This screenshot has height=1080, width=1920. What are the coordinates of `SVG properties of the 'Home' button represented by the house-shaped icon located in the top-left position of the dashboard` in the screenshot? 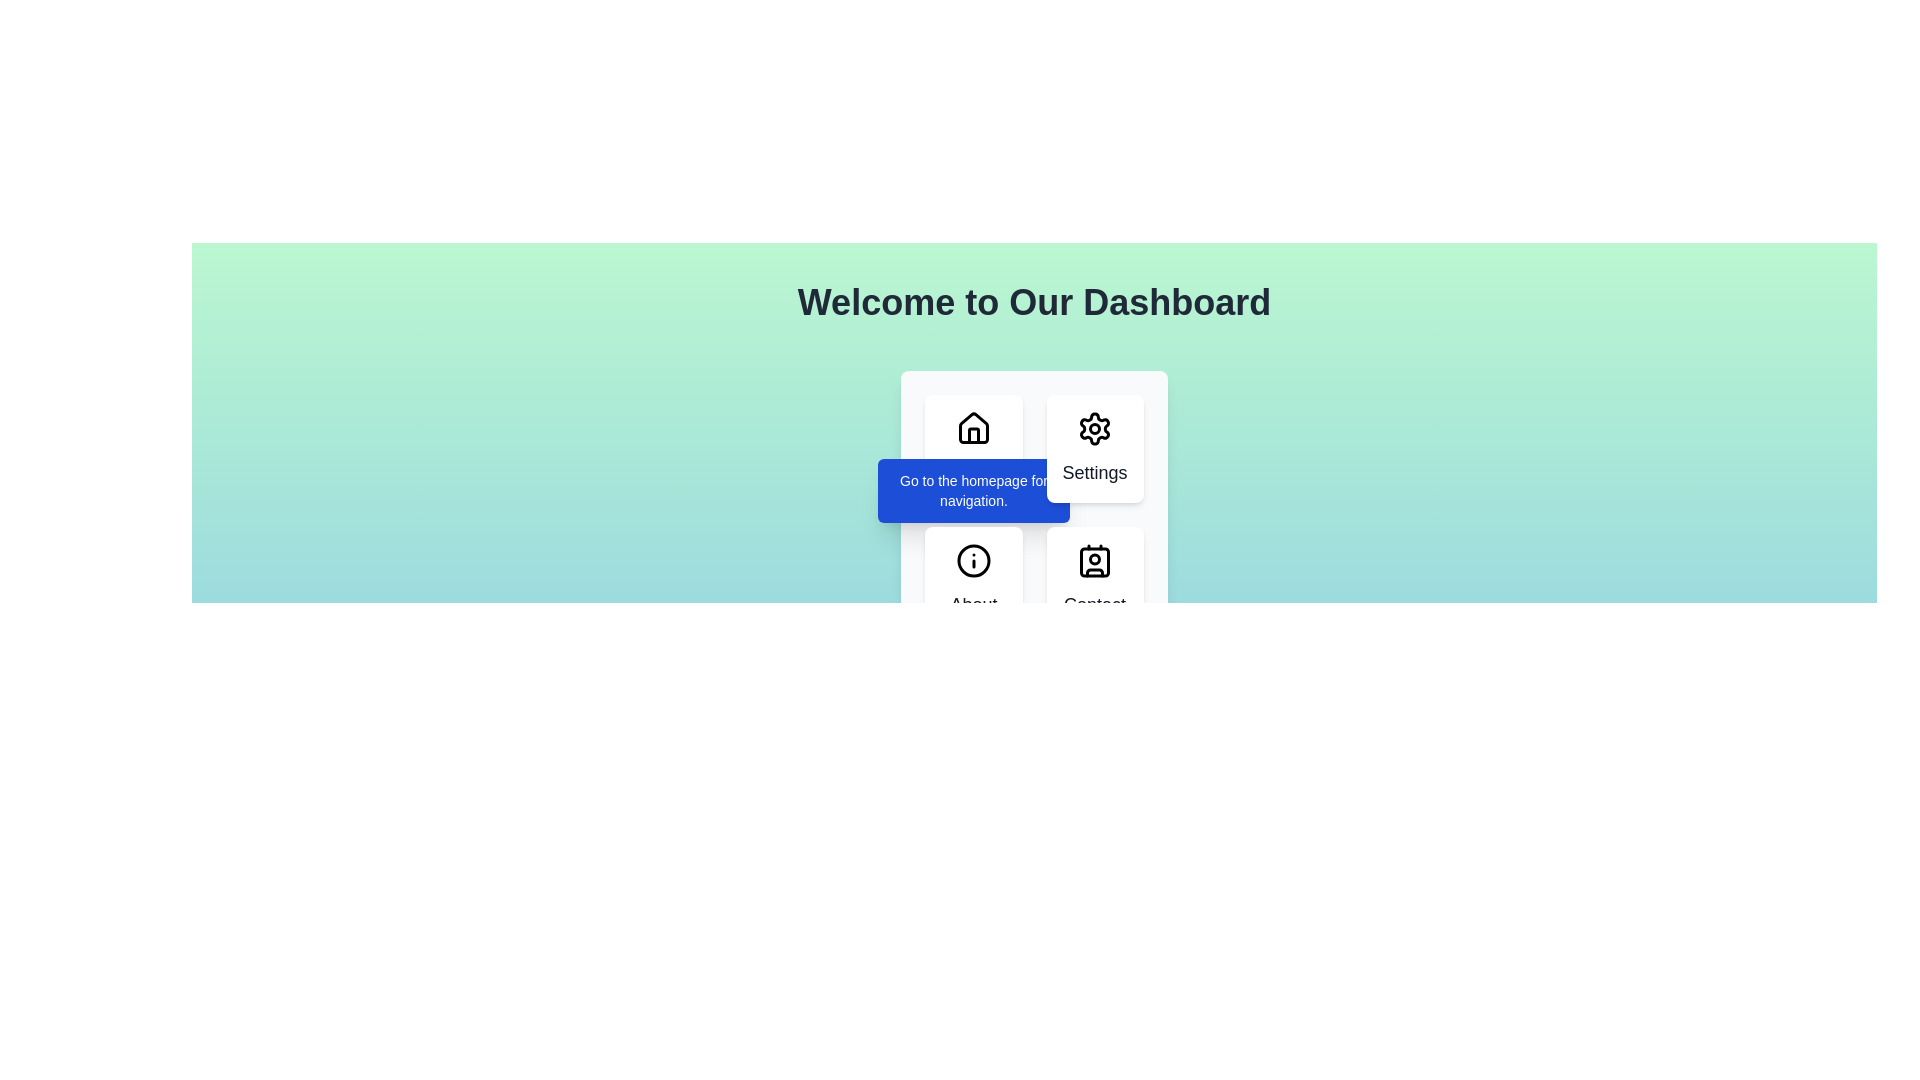 It's located at (974, 434).